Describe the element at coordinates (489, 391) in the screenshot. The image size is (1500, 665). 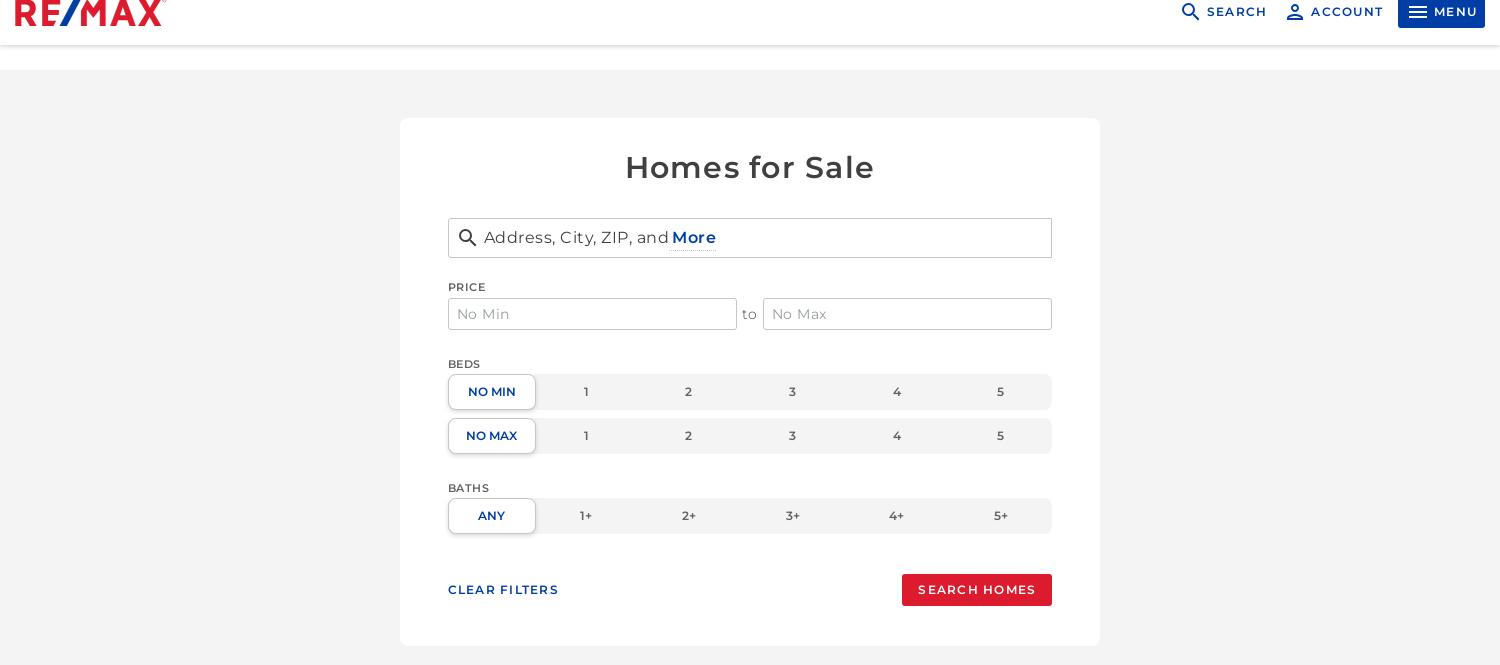
I see `'No Min'` at that location.